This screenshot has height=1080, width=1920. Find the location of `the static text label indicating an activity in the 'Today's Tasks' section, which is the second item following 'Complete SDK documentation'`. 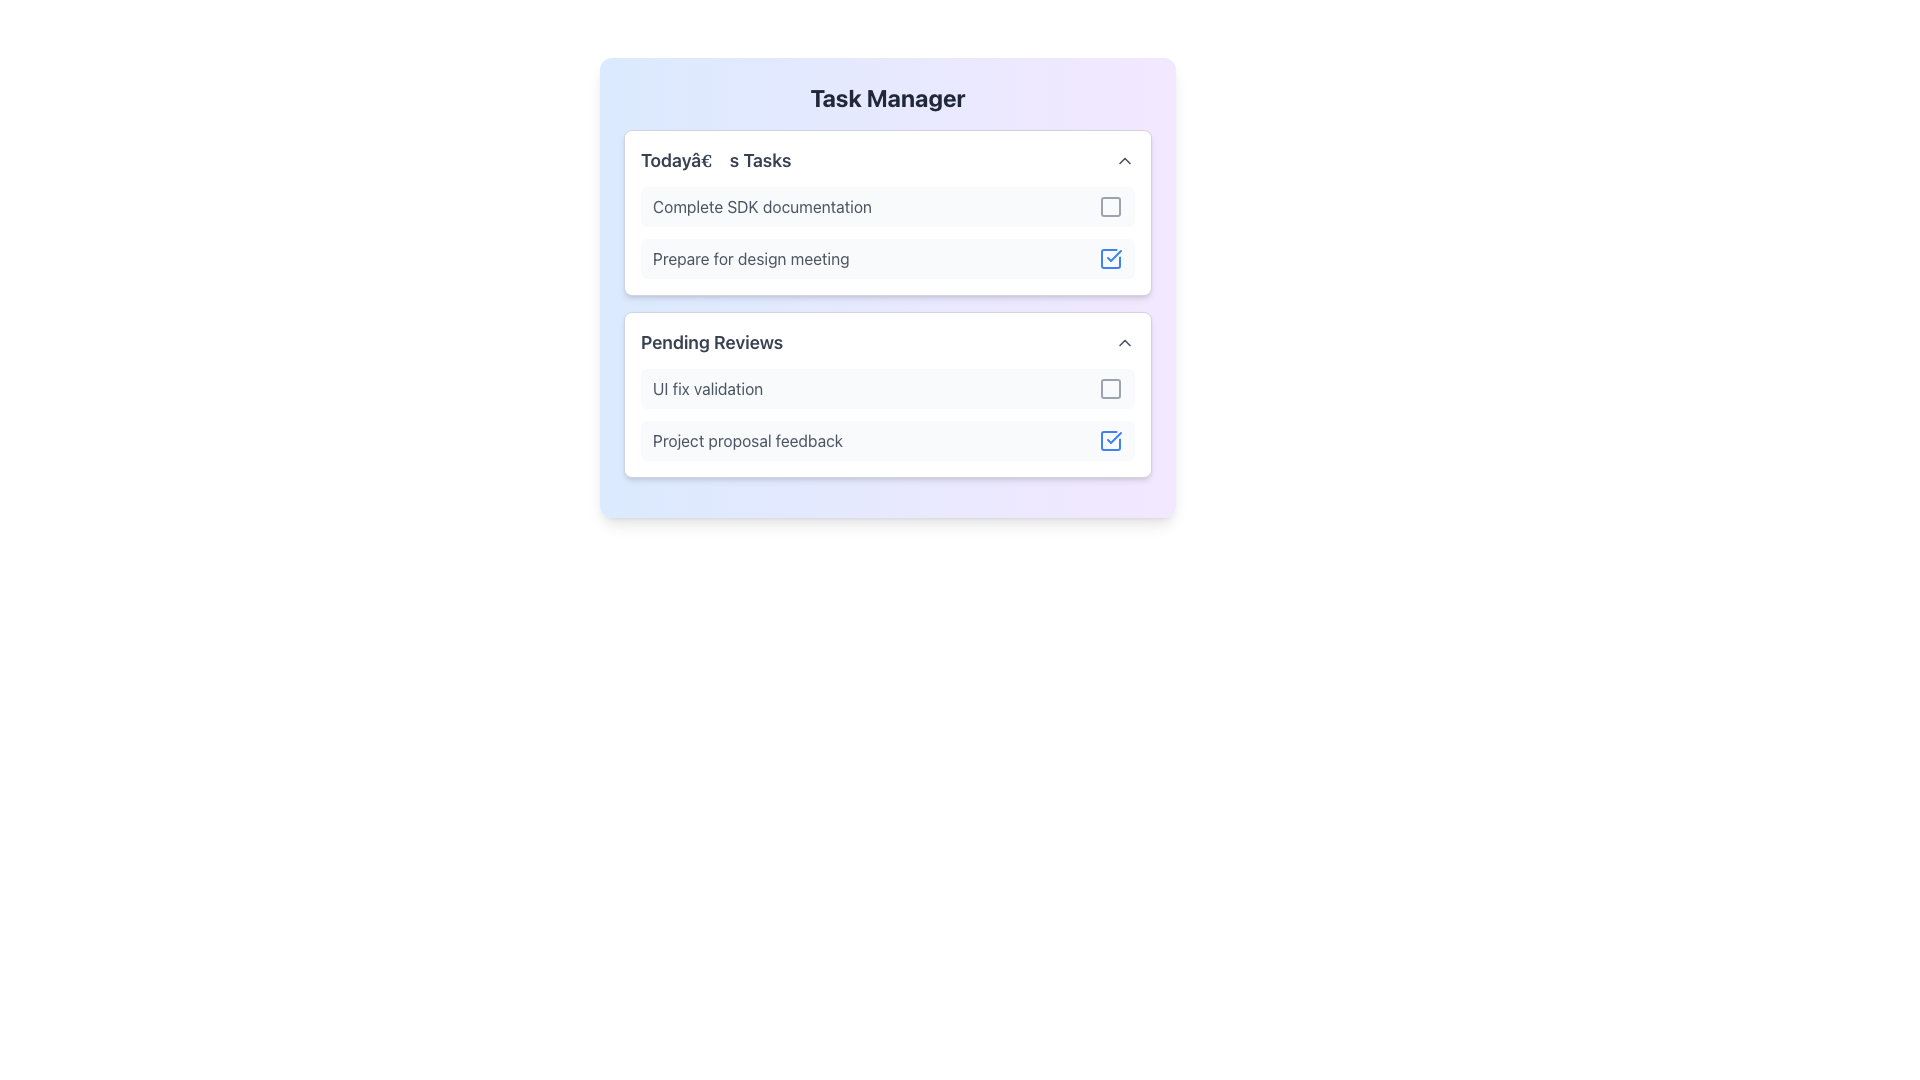

the static text label indicating an activity in the 'Today's Tasks' section, which is the second item following 'Complete SDK documentation' is located at coordinates (750, 257).